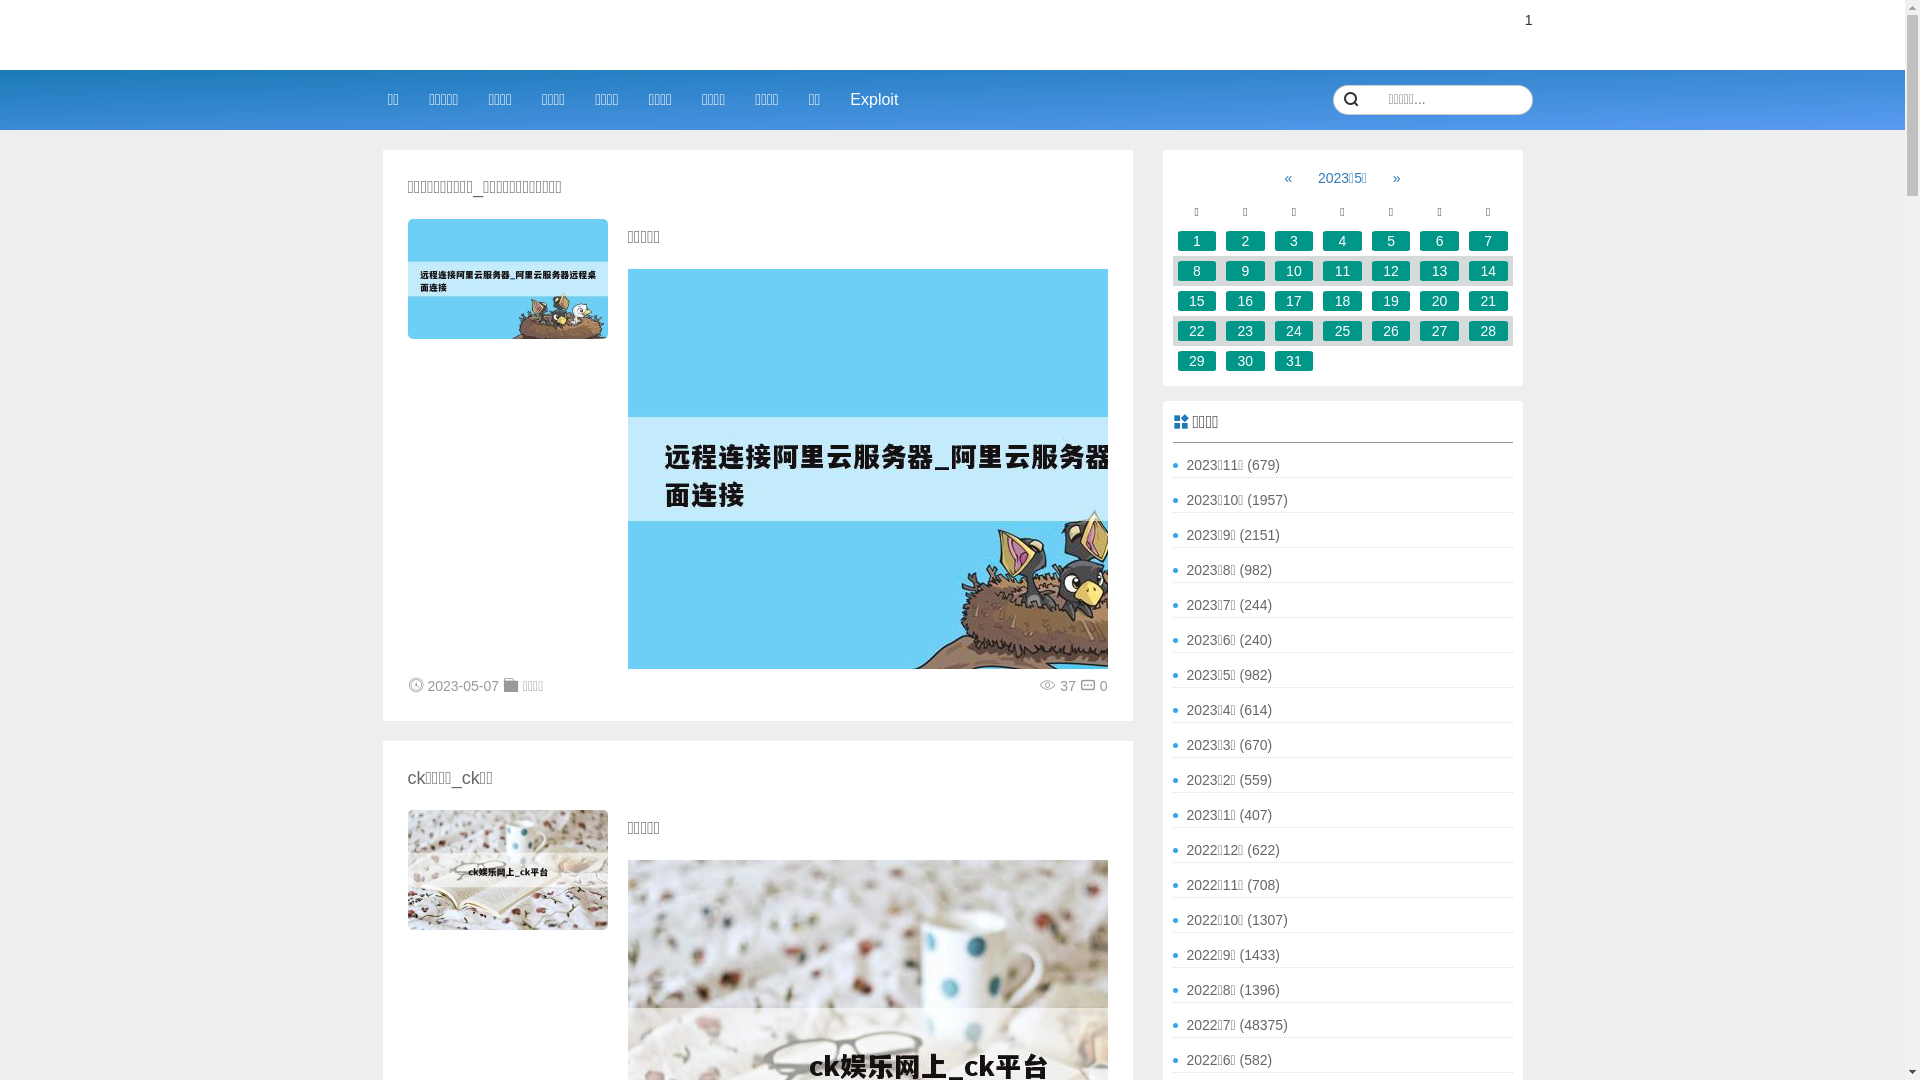 The height and width of the screenshot is (1080, 1920). Describe the element at coordinates (1244, 270) in the screenshot. I see `'9'` at that location.